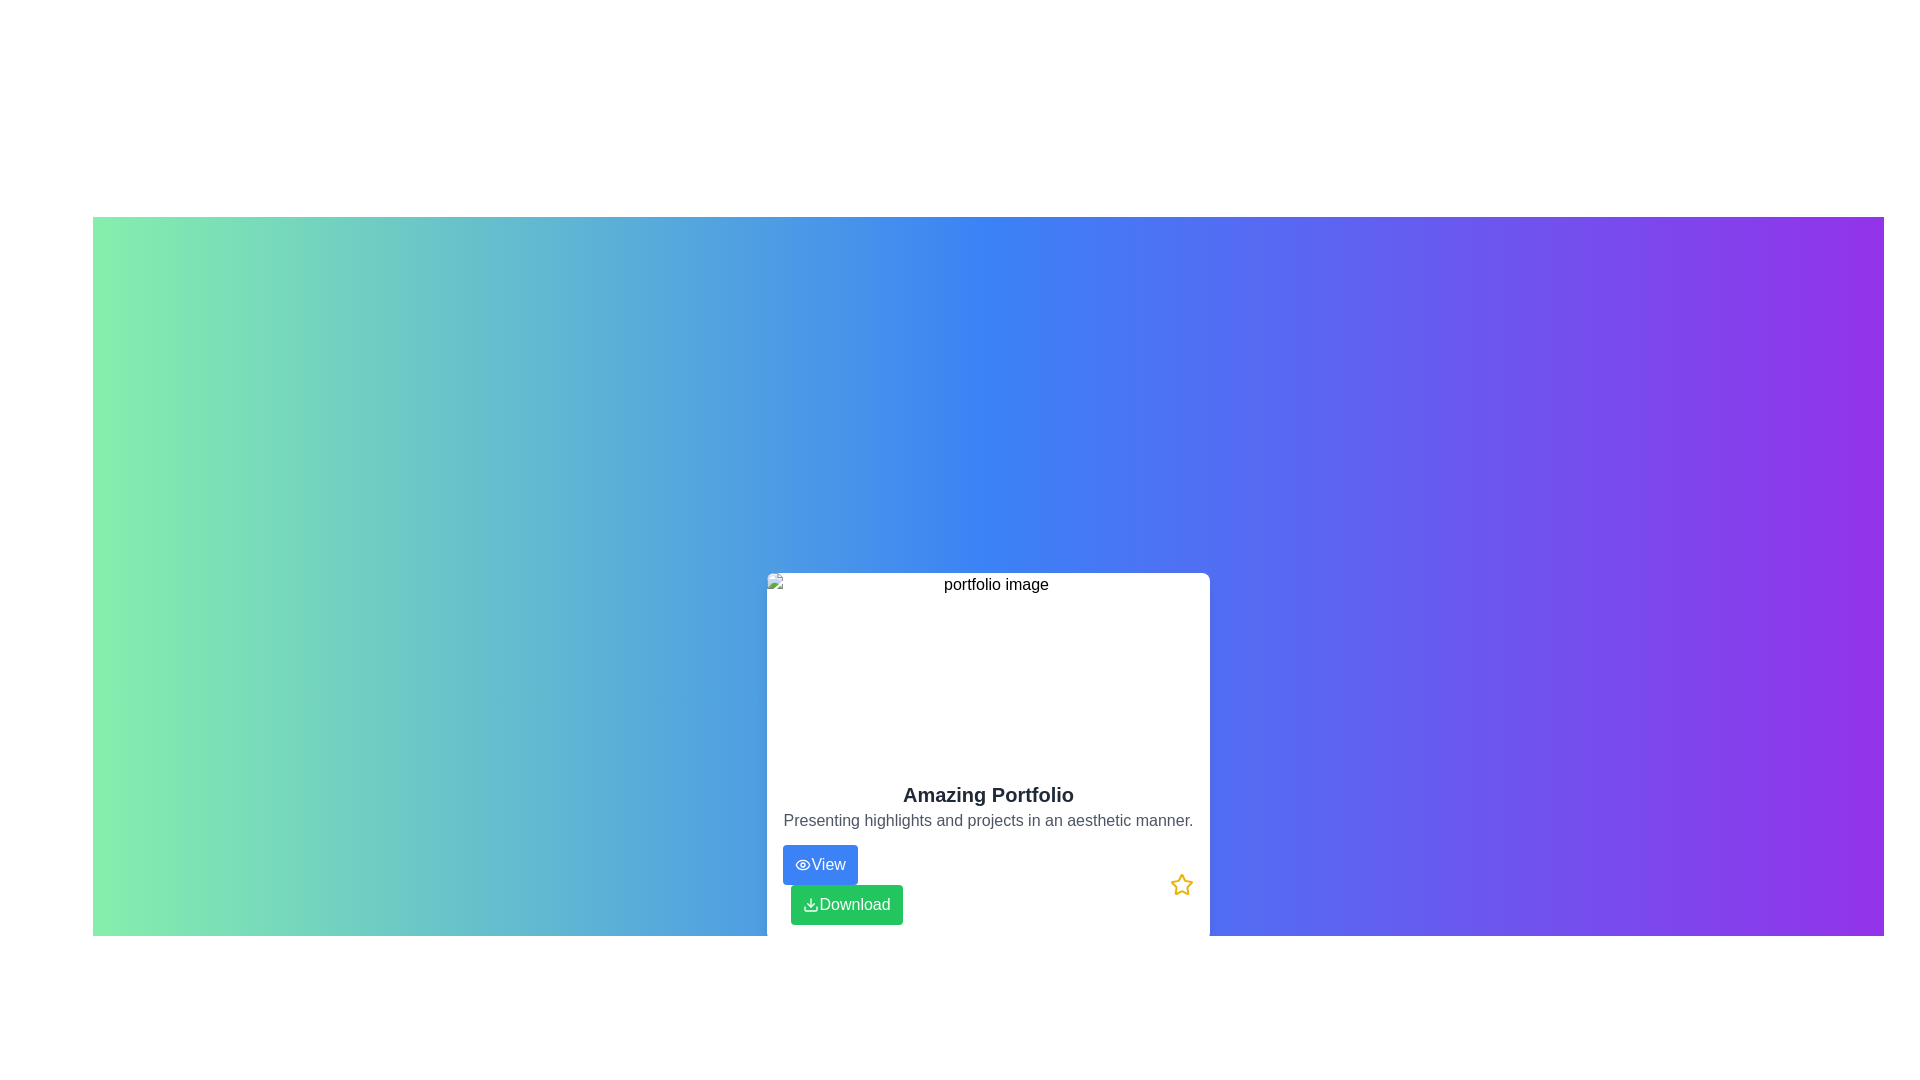 The image size is (1920, 1080). I want to click on the star-shaped icon with a yellow outline and white fill located at the bottom-right corner of the card, adjacent to the green 'Download' button, so click(1181, 883).